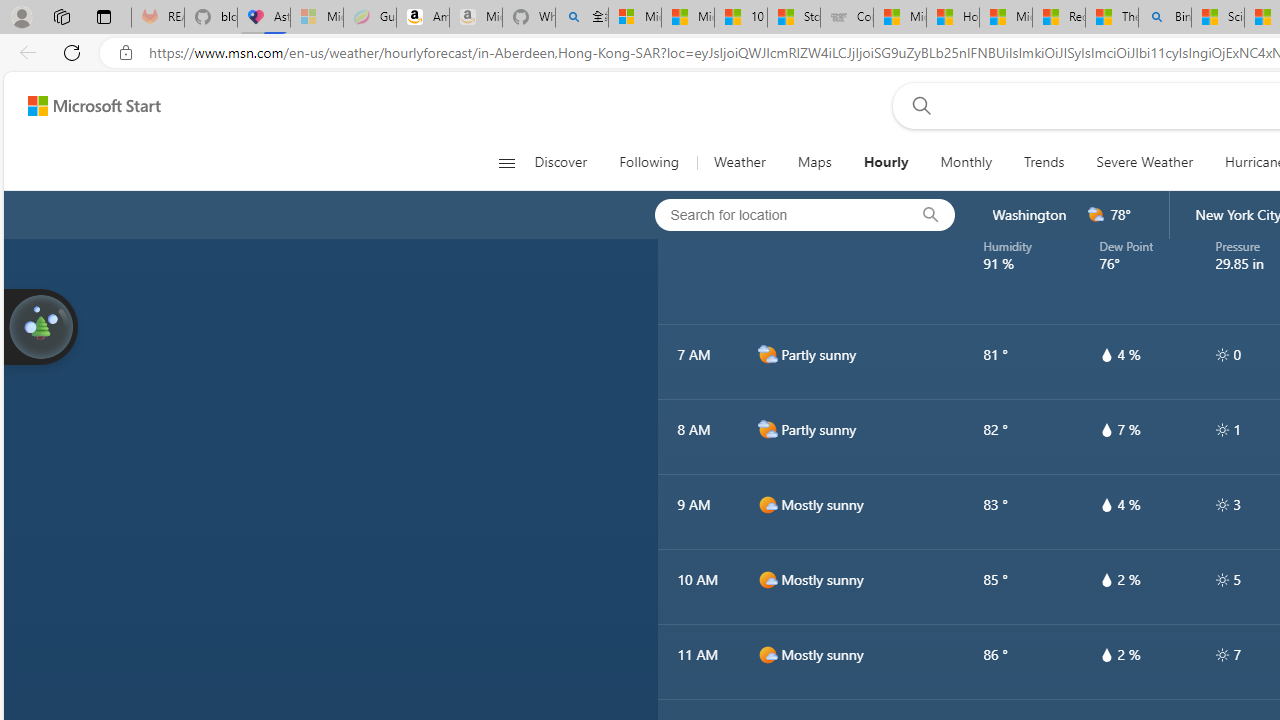  Describe the element at coordinates (1044, 162) in the screenshot. I see `'Trends'` at that location.